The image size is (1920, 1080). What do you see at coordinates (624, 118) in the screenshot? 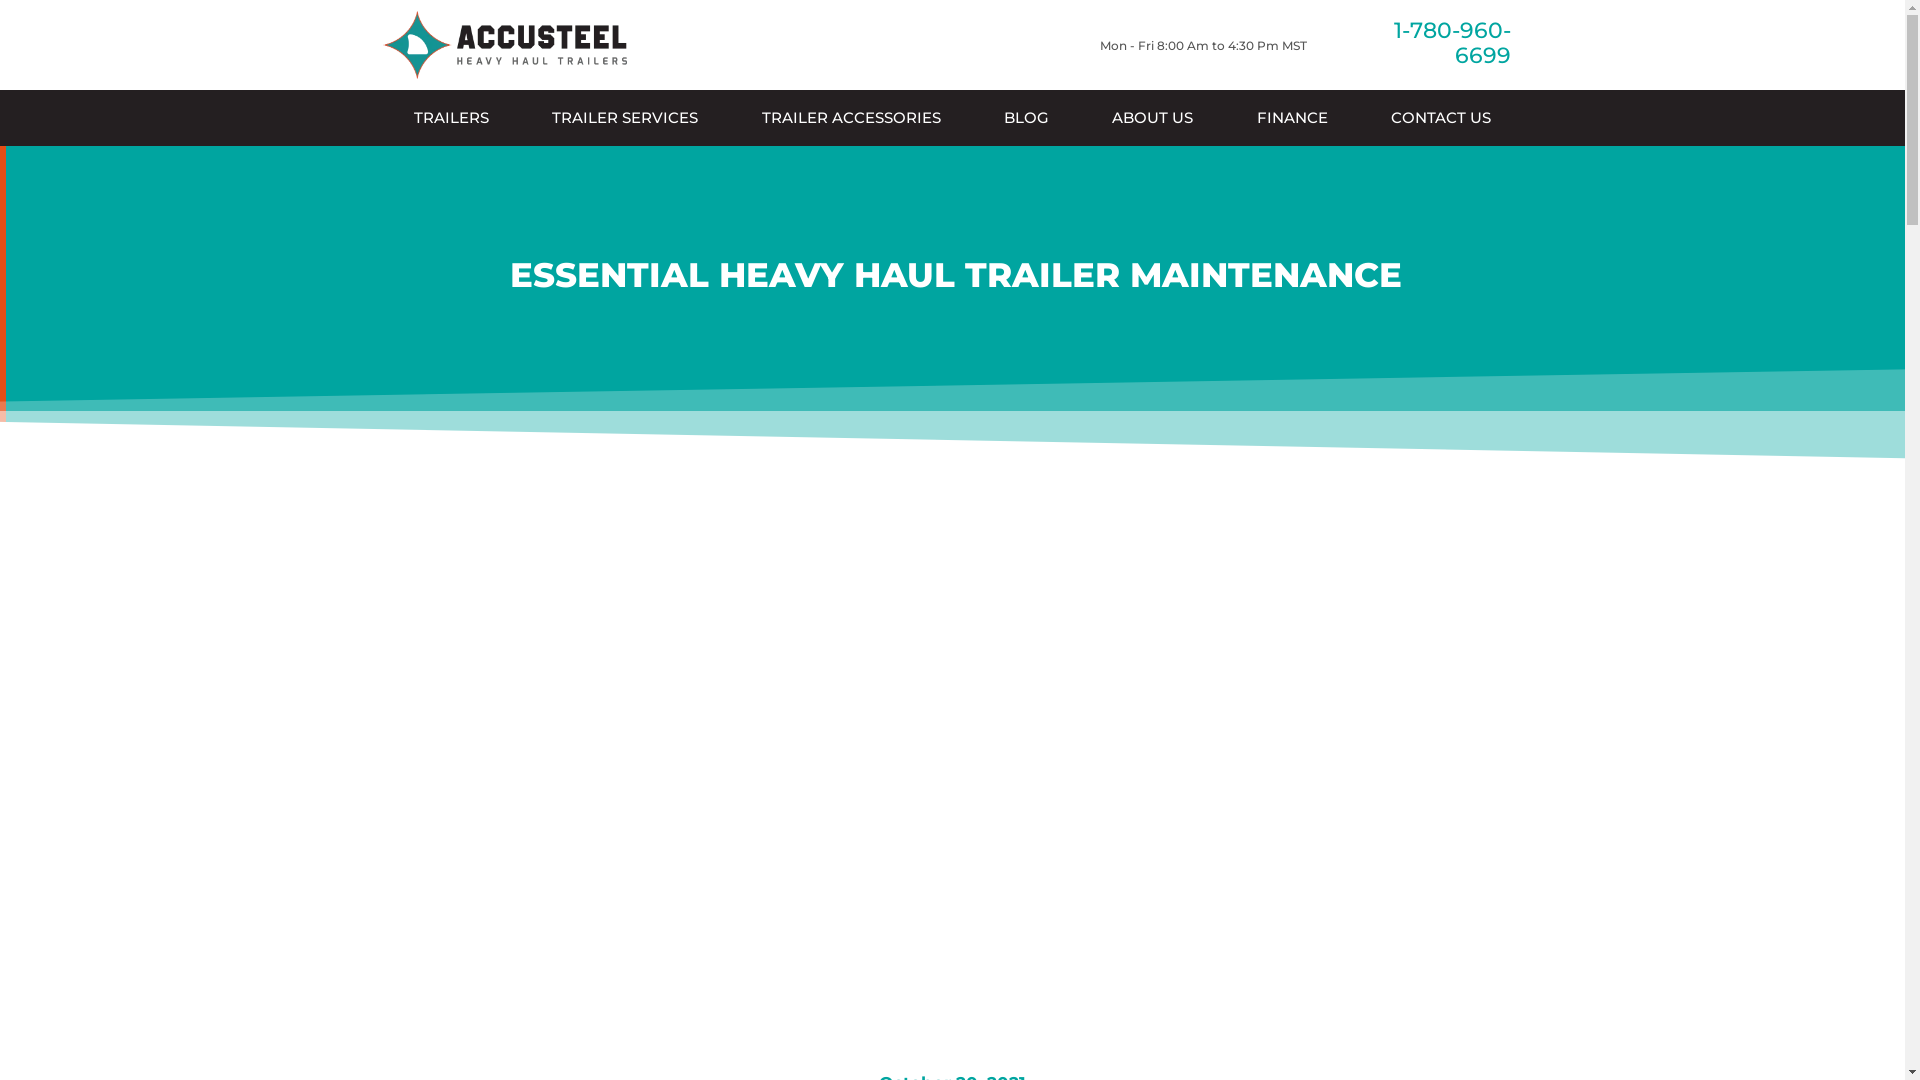
I see `'TRAILER SERVICES'` at bounding box center [624, 118].